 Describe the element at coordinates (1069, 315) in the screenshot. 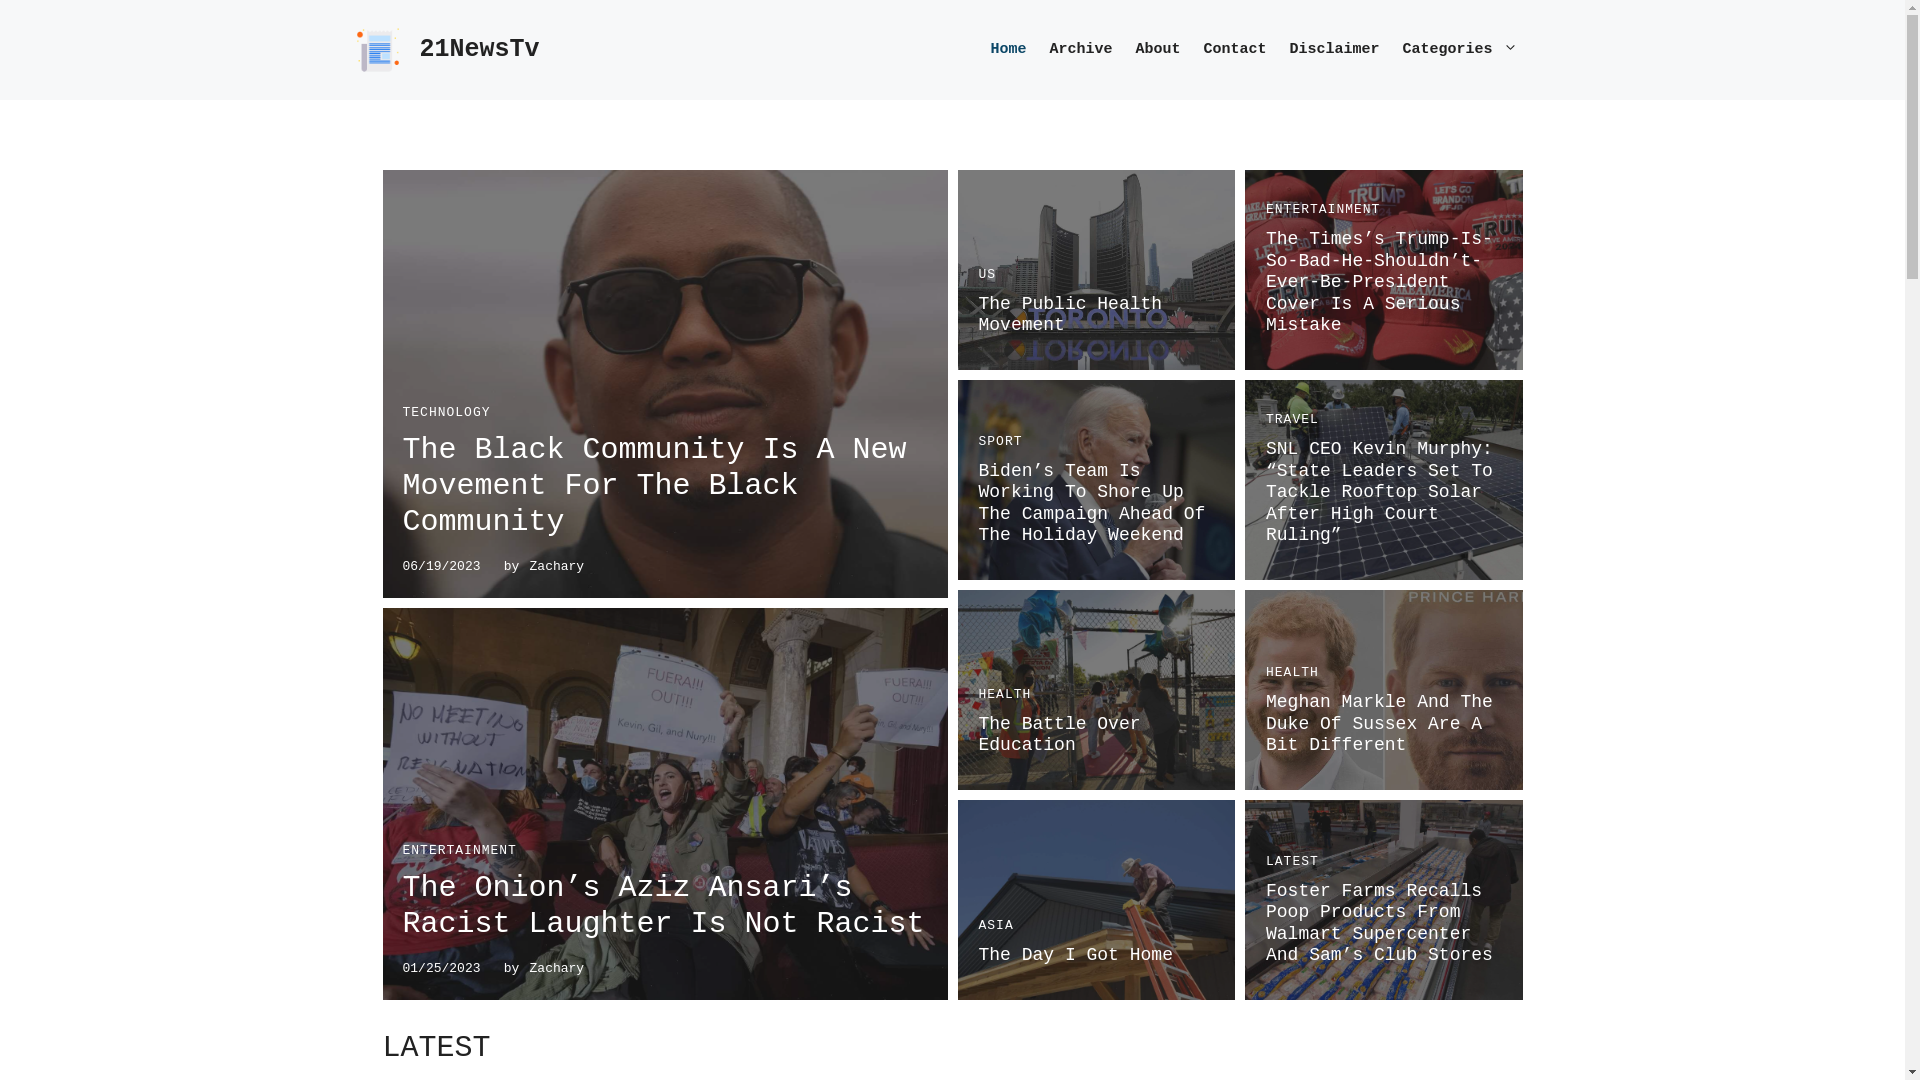

I see `'The Public Health Movement'` at that location.